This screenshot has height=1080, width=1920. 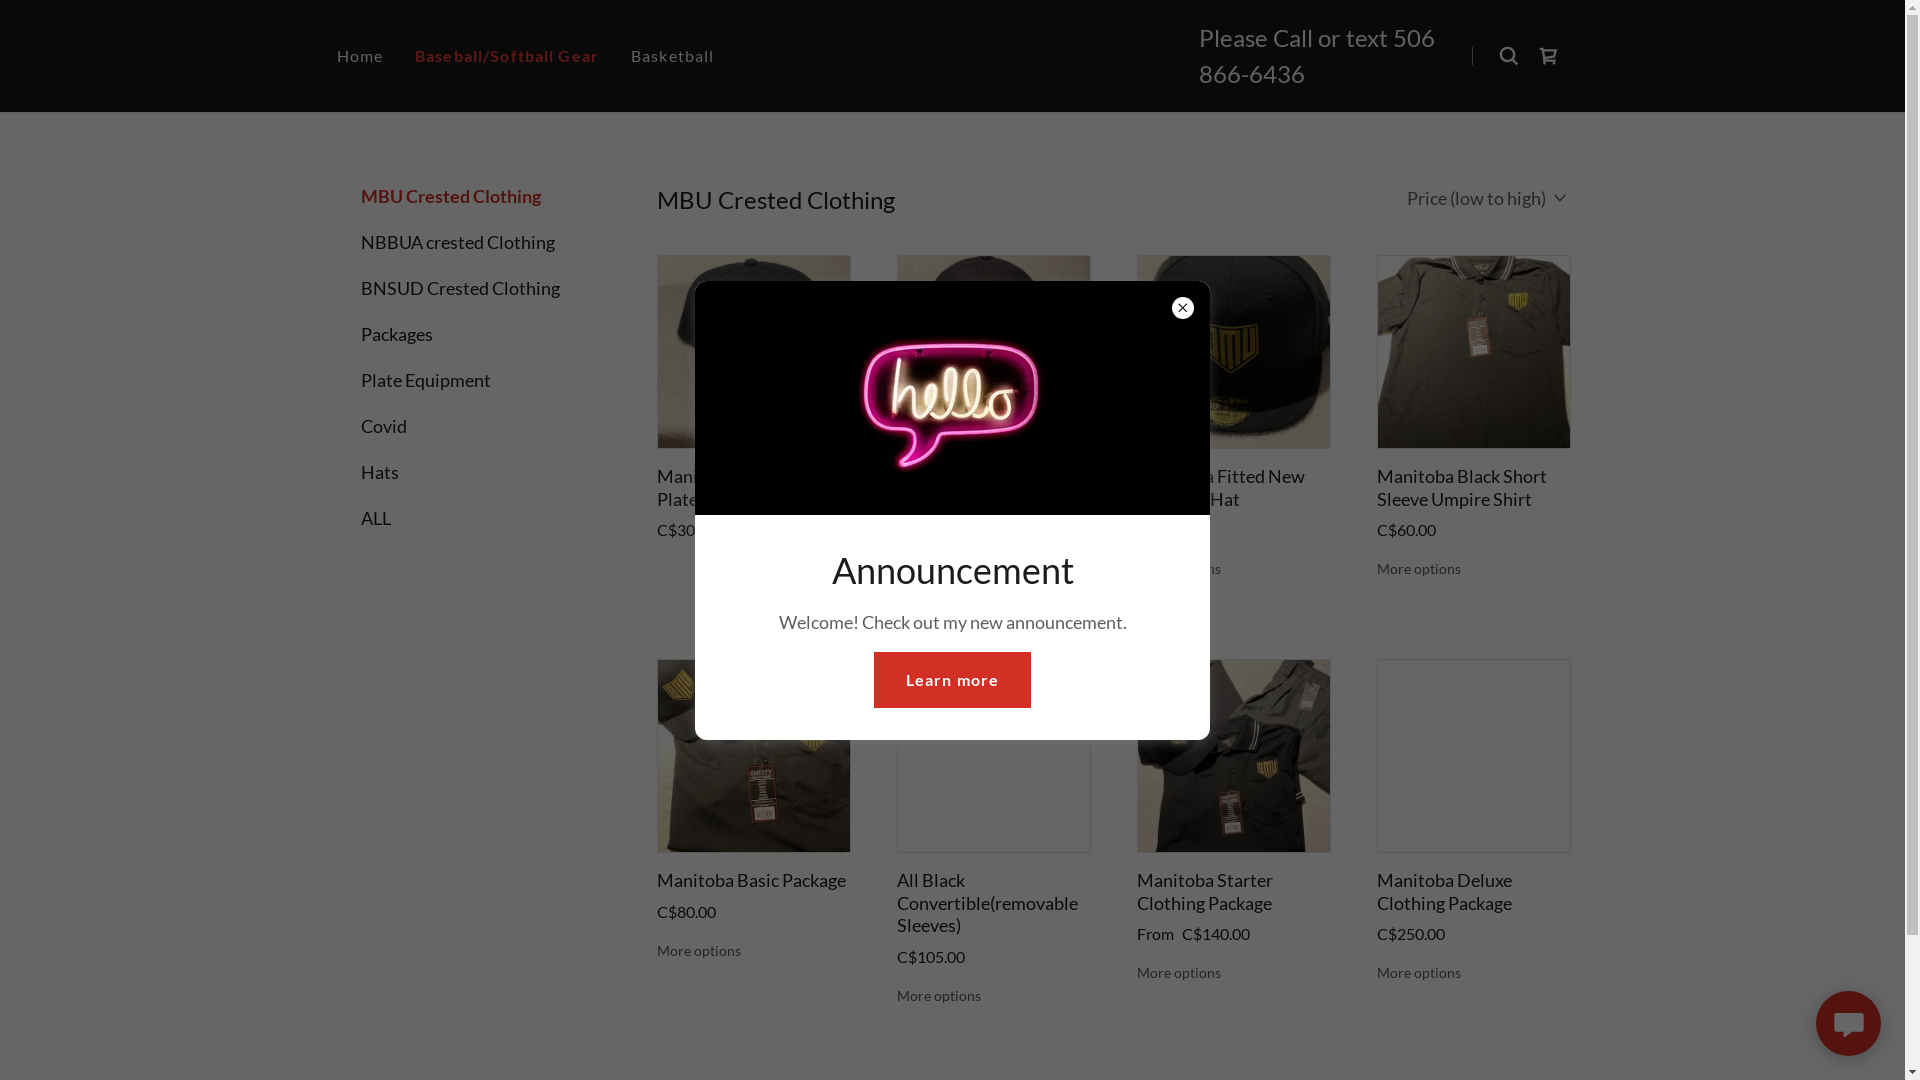 What do you see at coordinates (507, 55) in the screenshot?
I see `'Baseball/Softball Gear'` at bounding box center [507, 55].